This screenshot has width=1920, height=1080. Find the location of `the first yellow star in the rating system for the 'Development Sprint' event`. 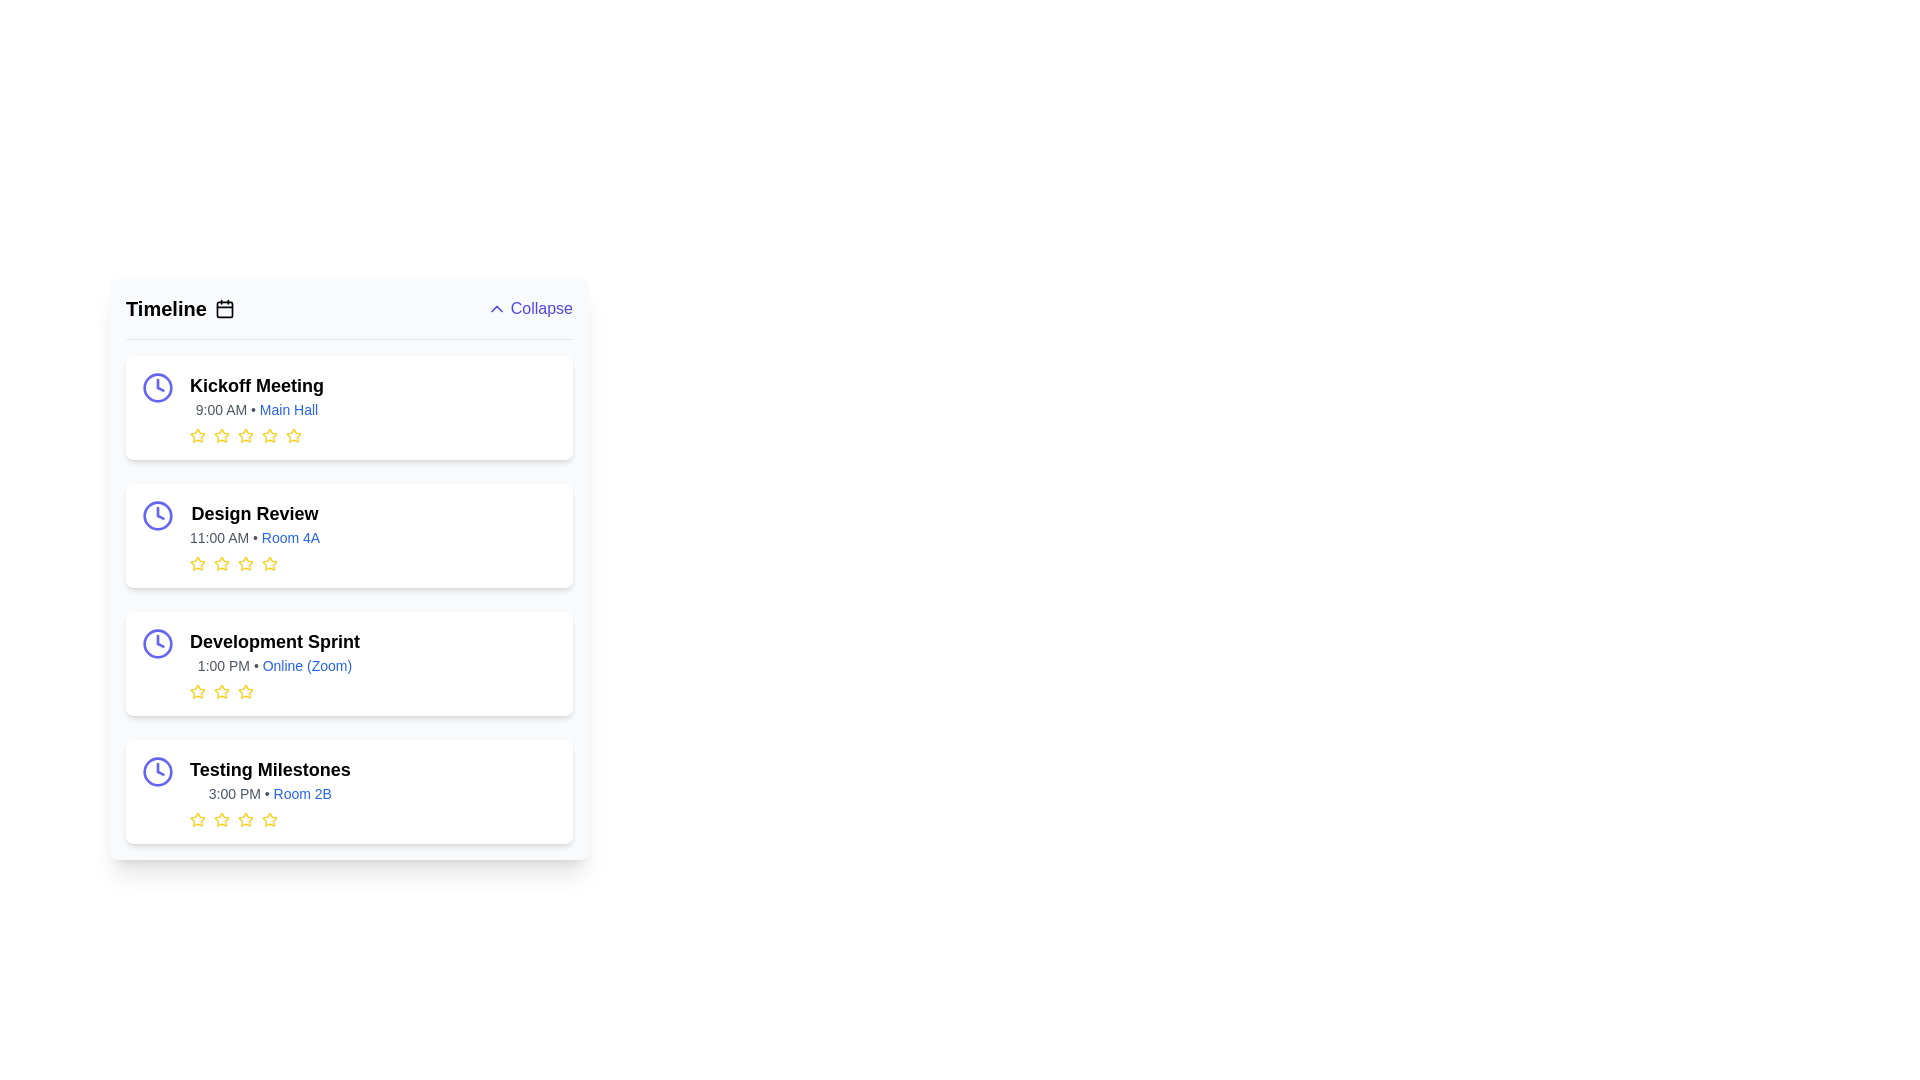

the first yellow star in the rating system for the 'Development Sprint' event is located at coordinates (244, 690).